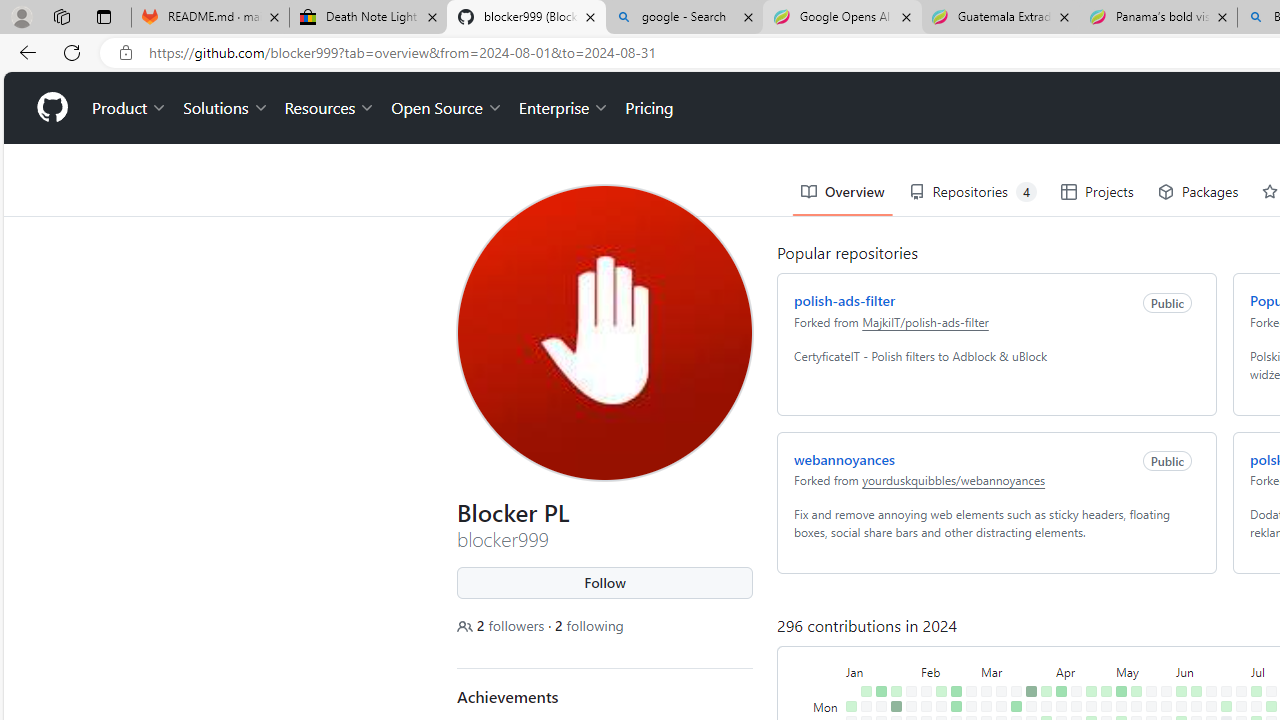  What do you see at coordinates (842, 17) in the screenshot?
I see `'Google Opens AI Academy for Startups - Nearshore Americas'` at bounding box center [842, 17].